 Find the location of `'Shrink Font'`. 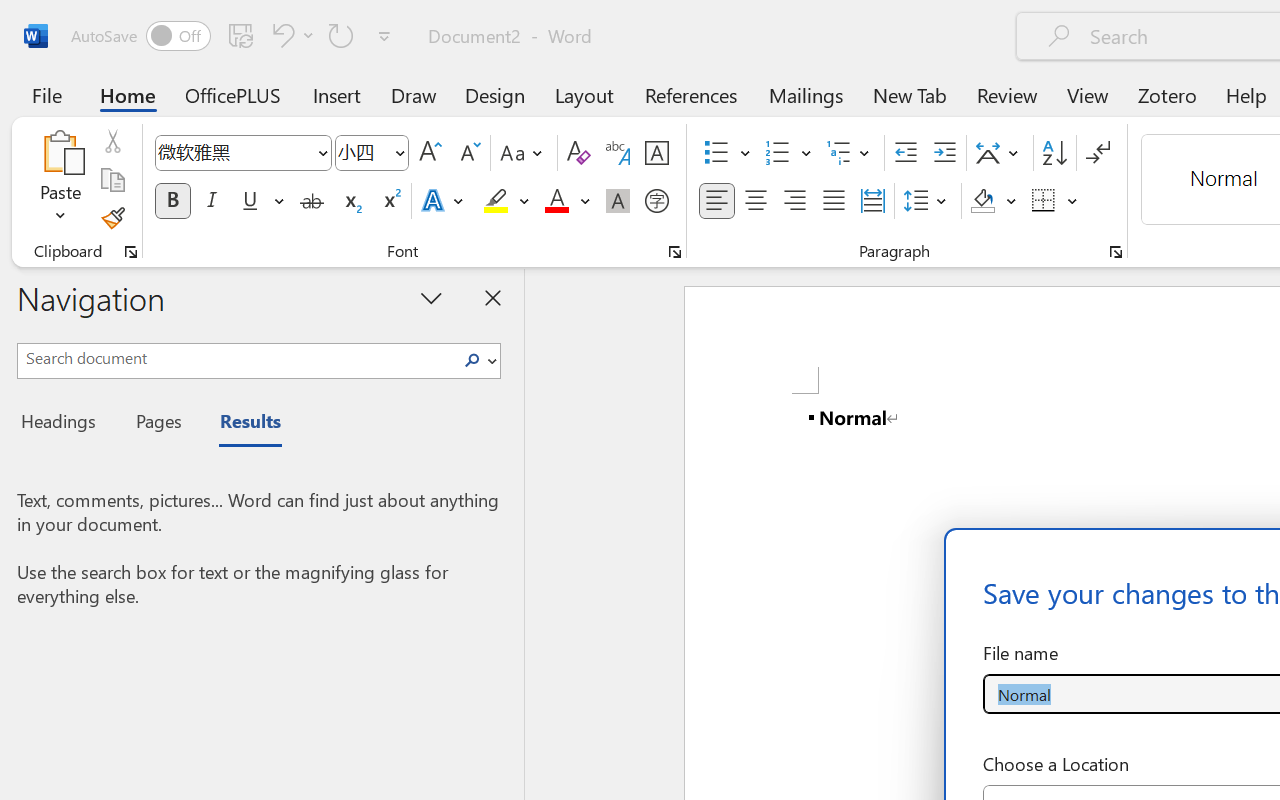

'Shrink Font' is located at coordinates (467, 153).